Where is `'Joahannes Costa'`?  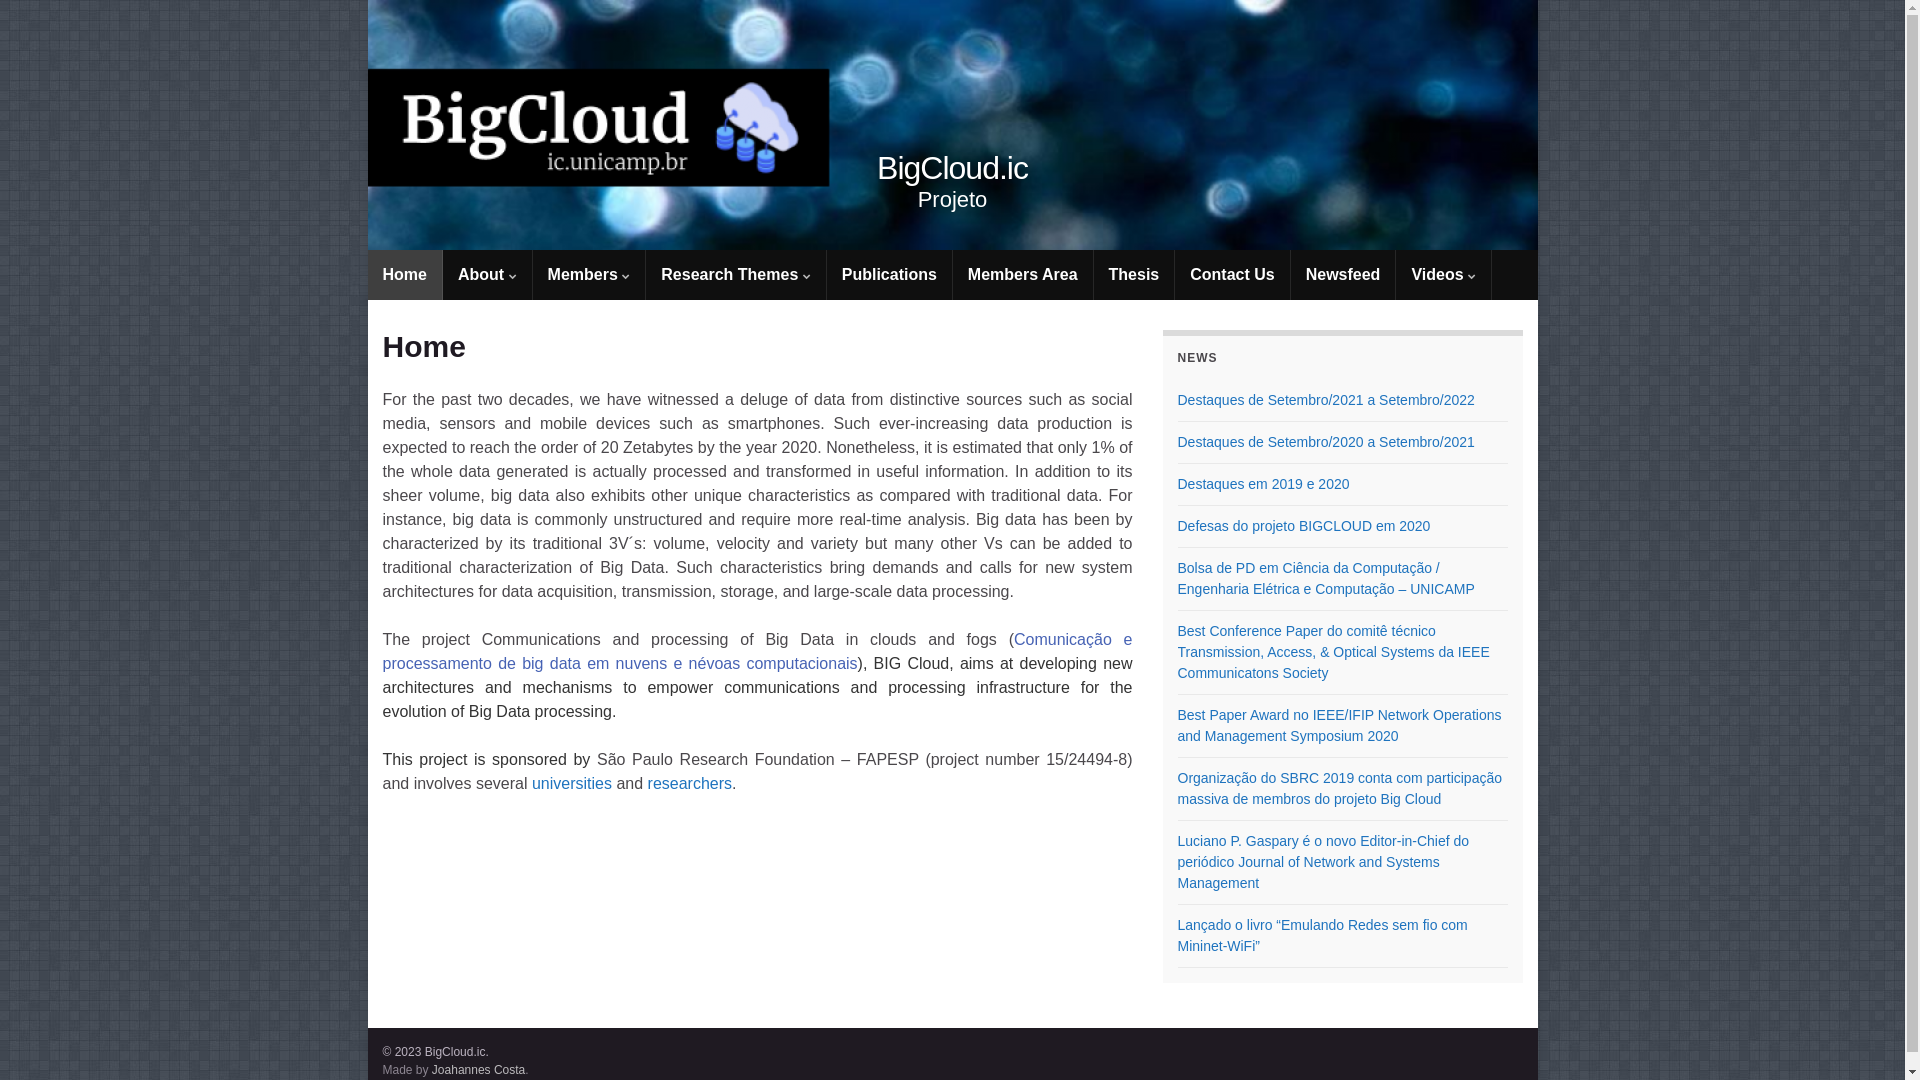
'Joahannes Costa' is located at coordinates (477, 1068).